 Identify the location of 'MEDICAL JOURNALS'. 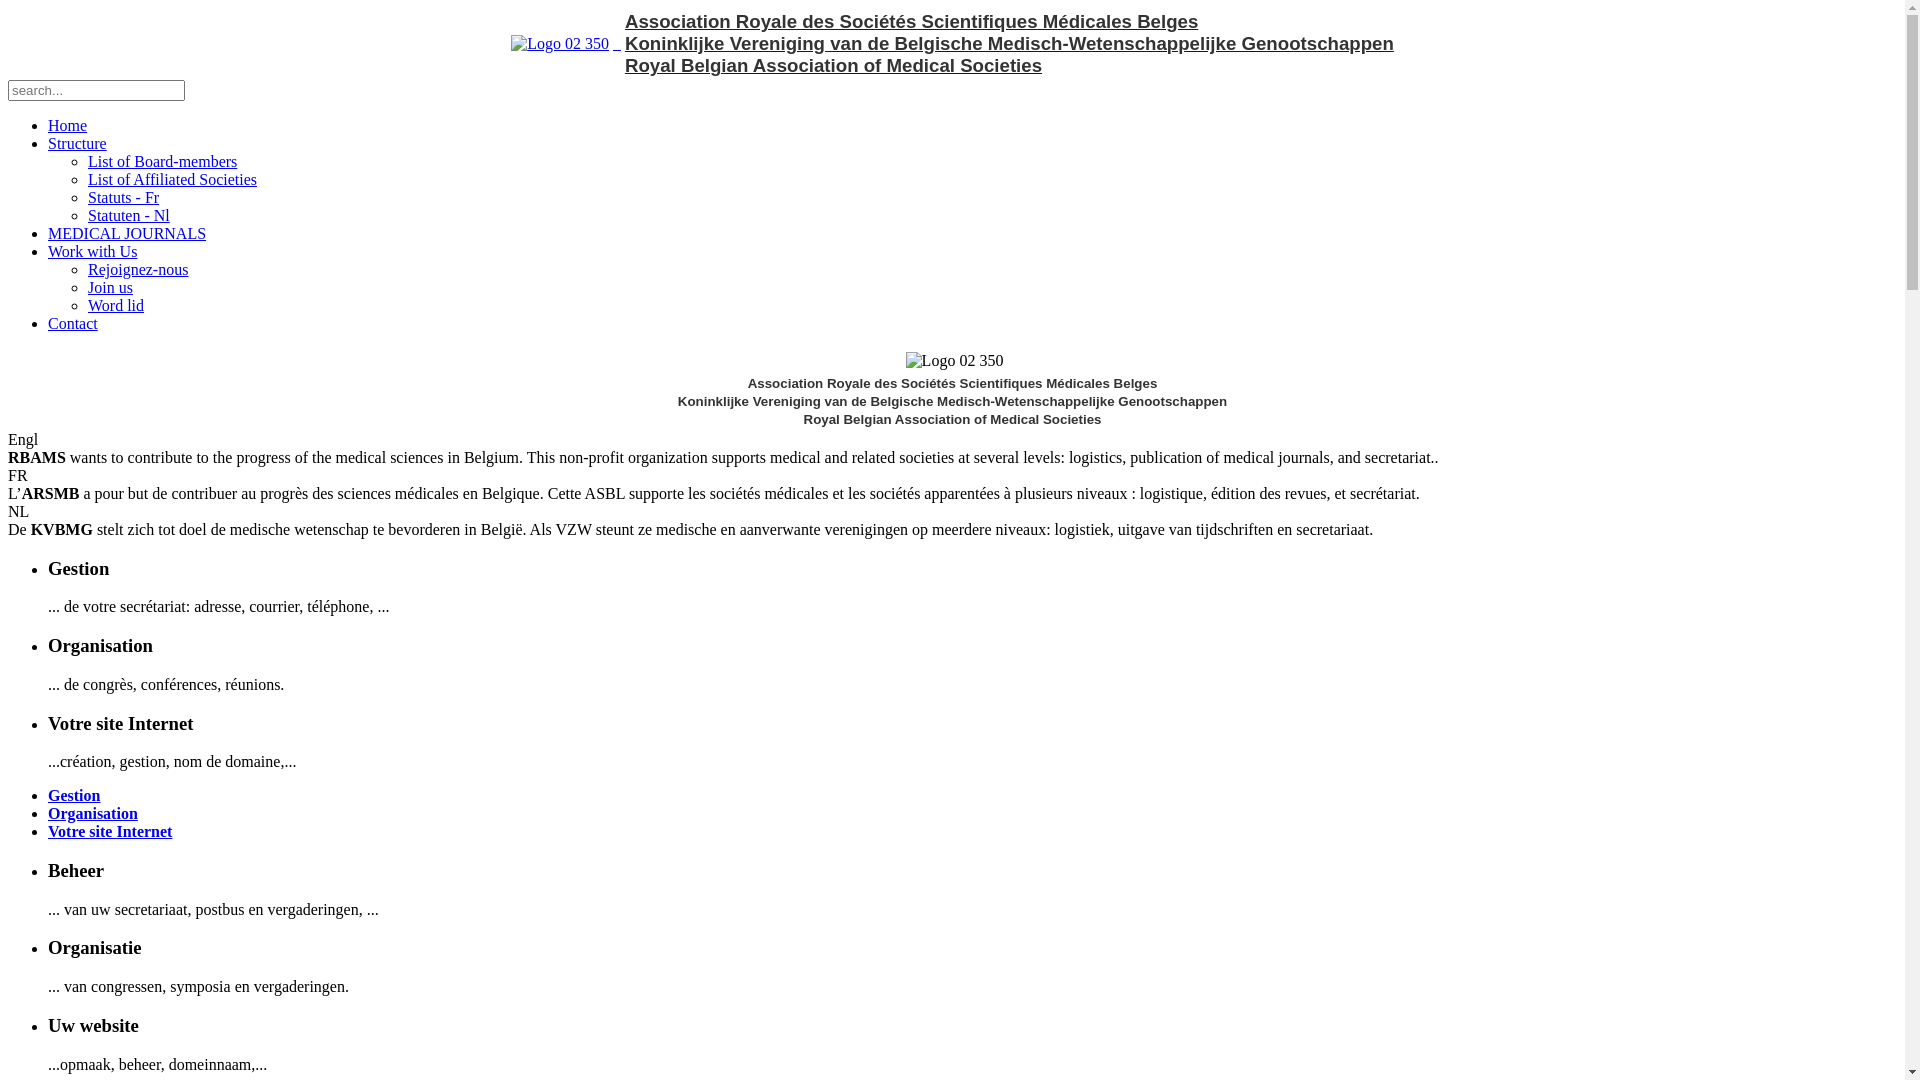
(125, 232).